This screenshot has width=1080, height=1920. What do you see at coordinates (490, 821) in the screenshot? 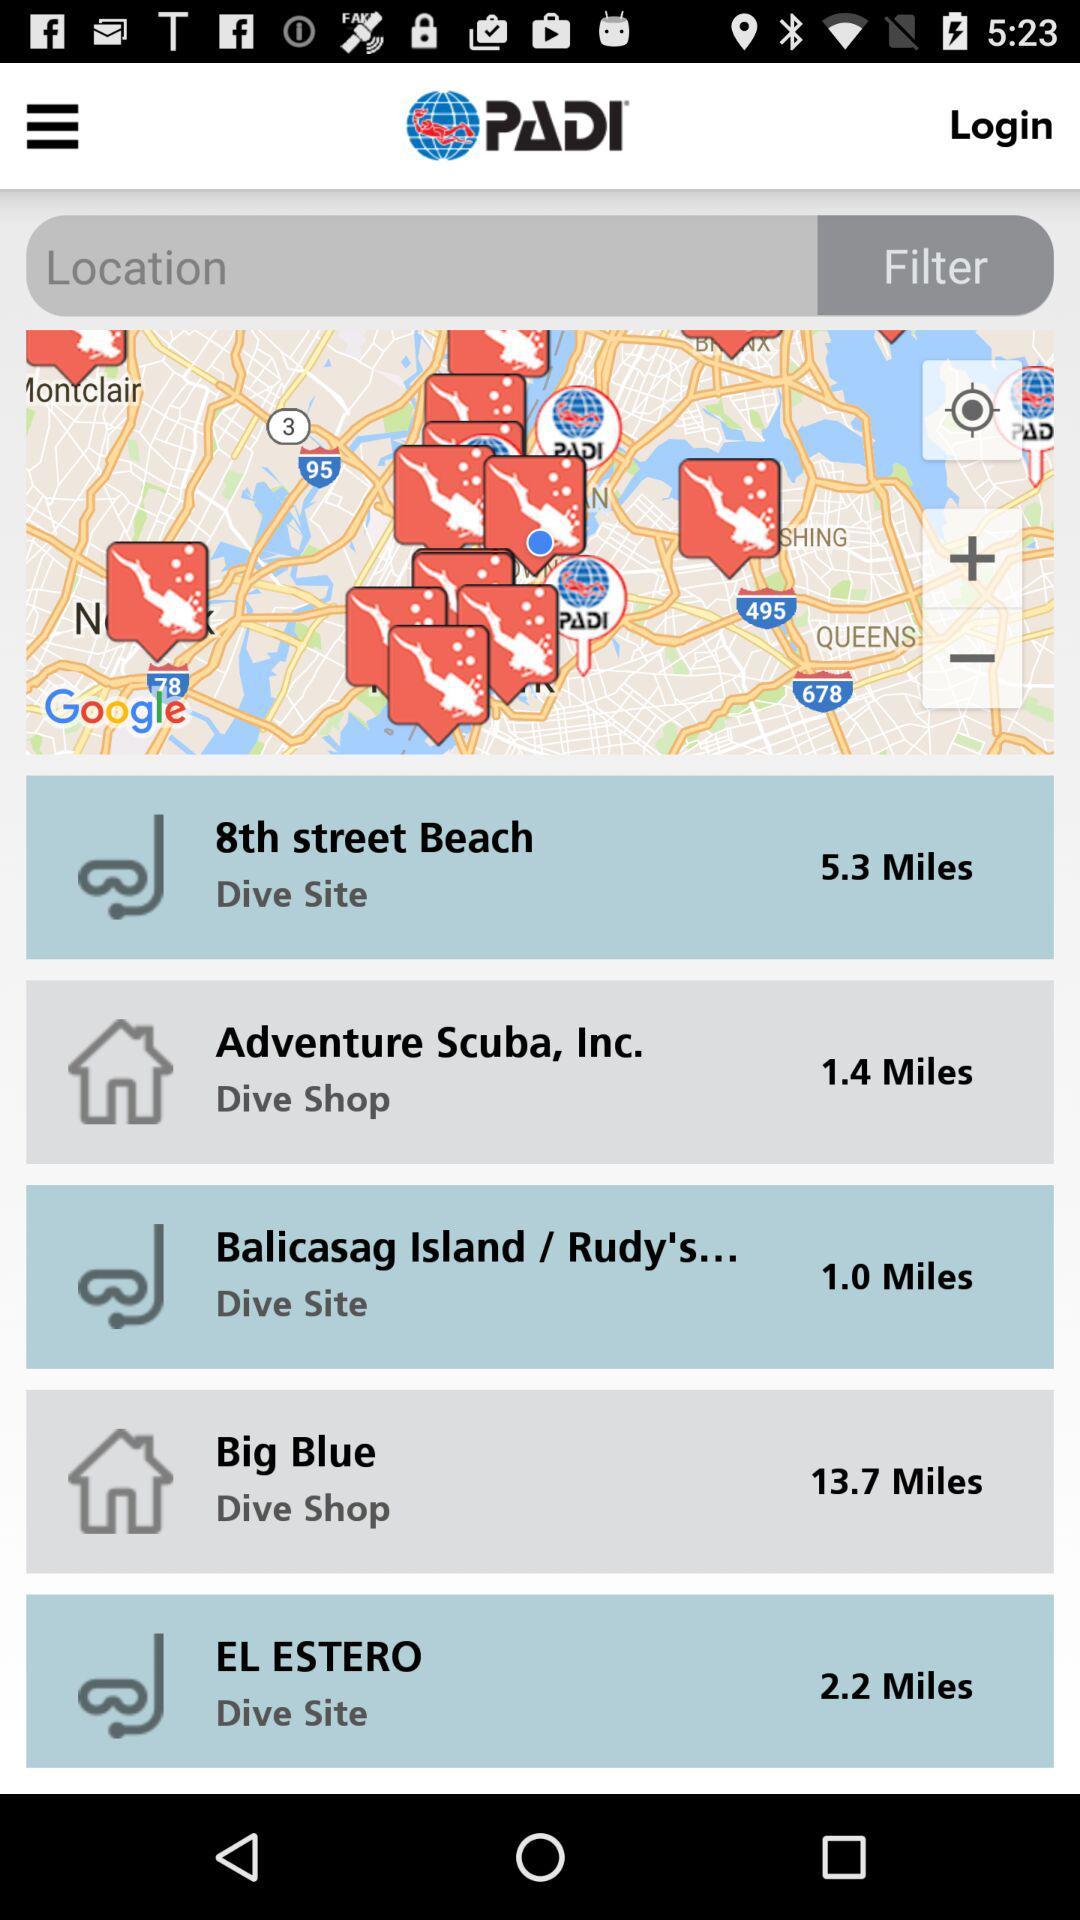
I see `item to the left of 5.3 miles` at bounding box center [490, 821].